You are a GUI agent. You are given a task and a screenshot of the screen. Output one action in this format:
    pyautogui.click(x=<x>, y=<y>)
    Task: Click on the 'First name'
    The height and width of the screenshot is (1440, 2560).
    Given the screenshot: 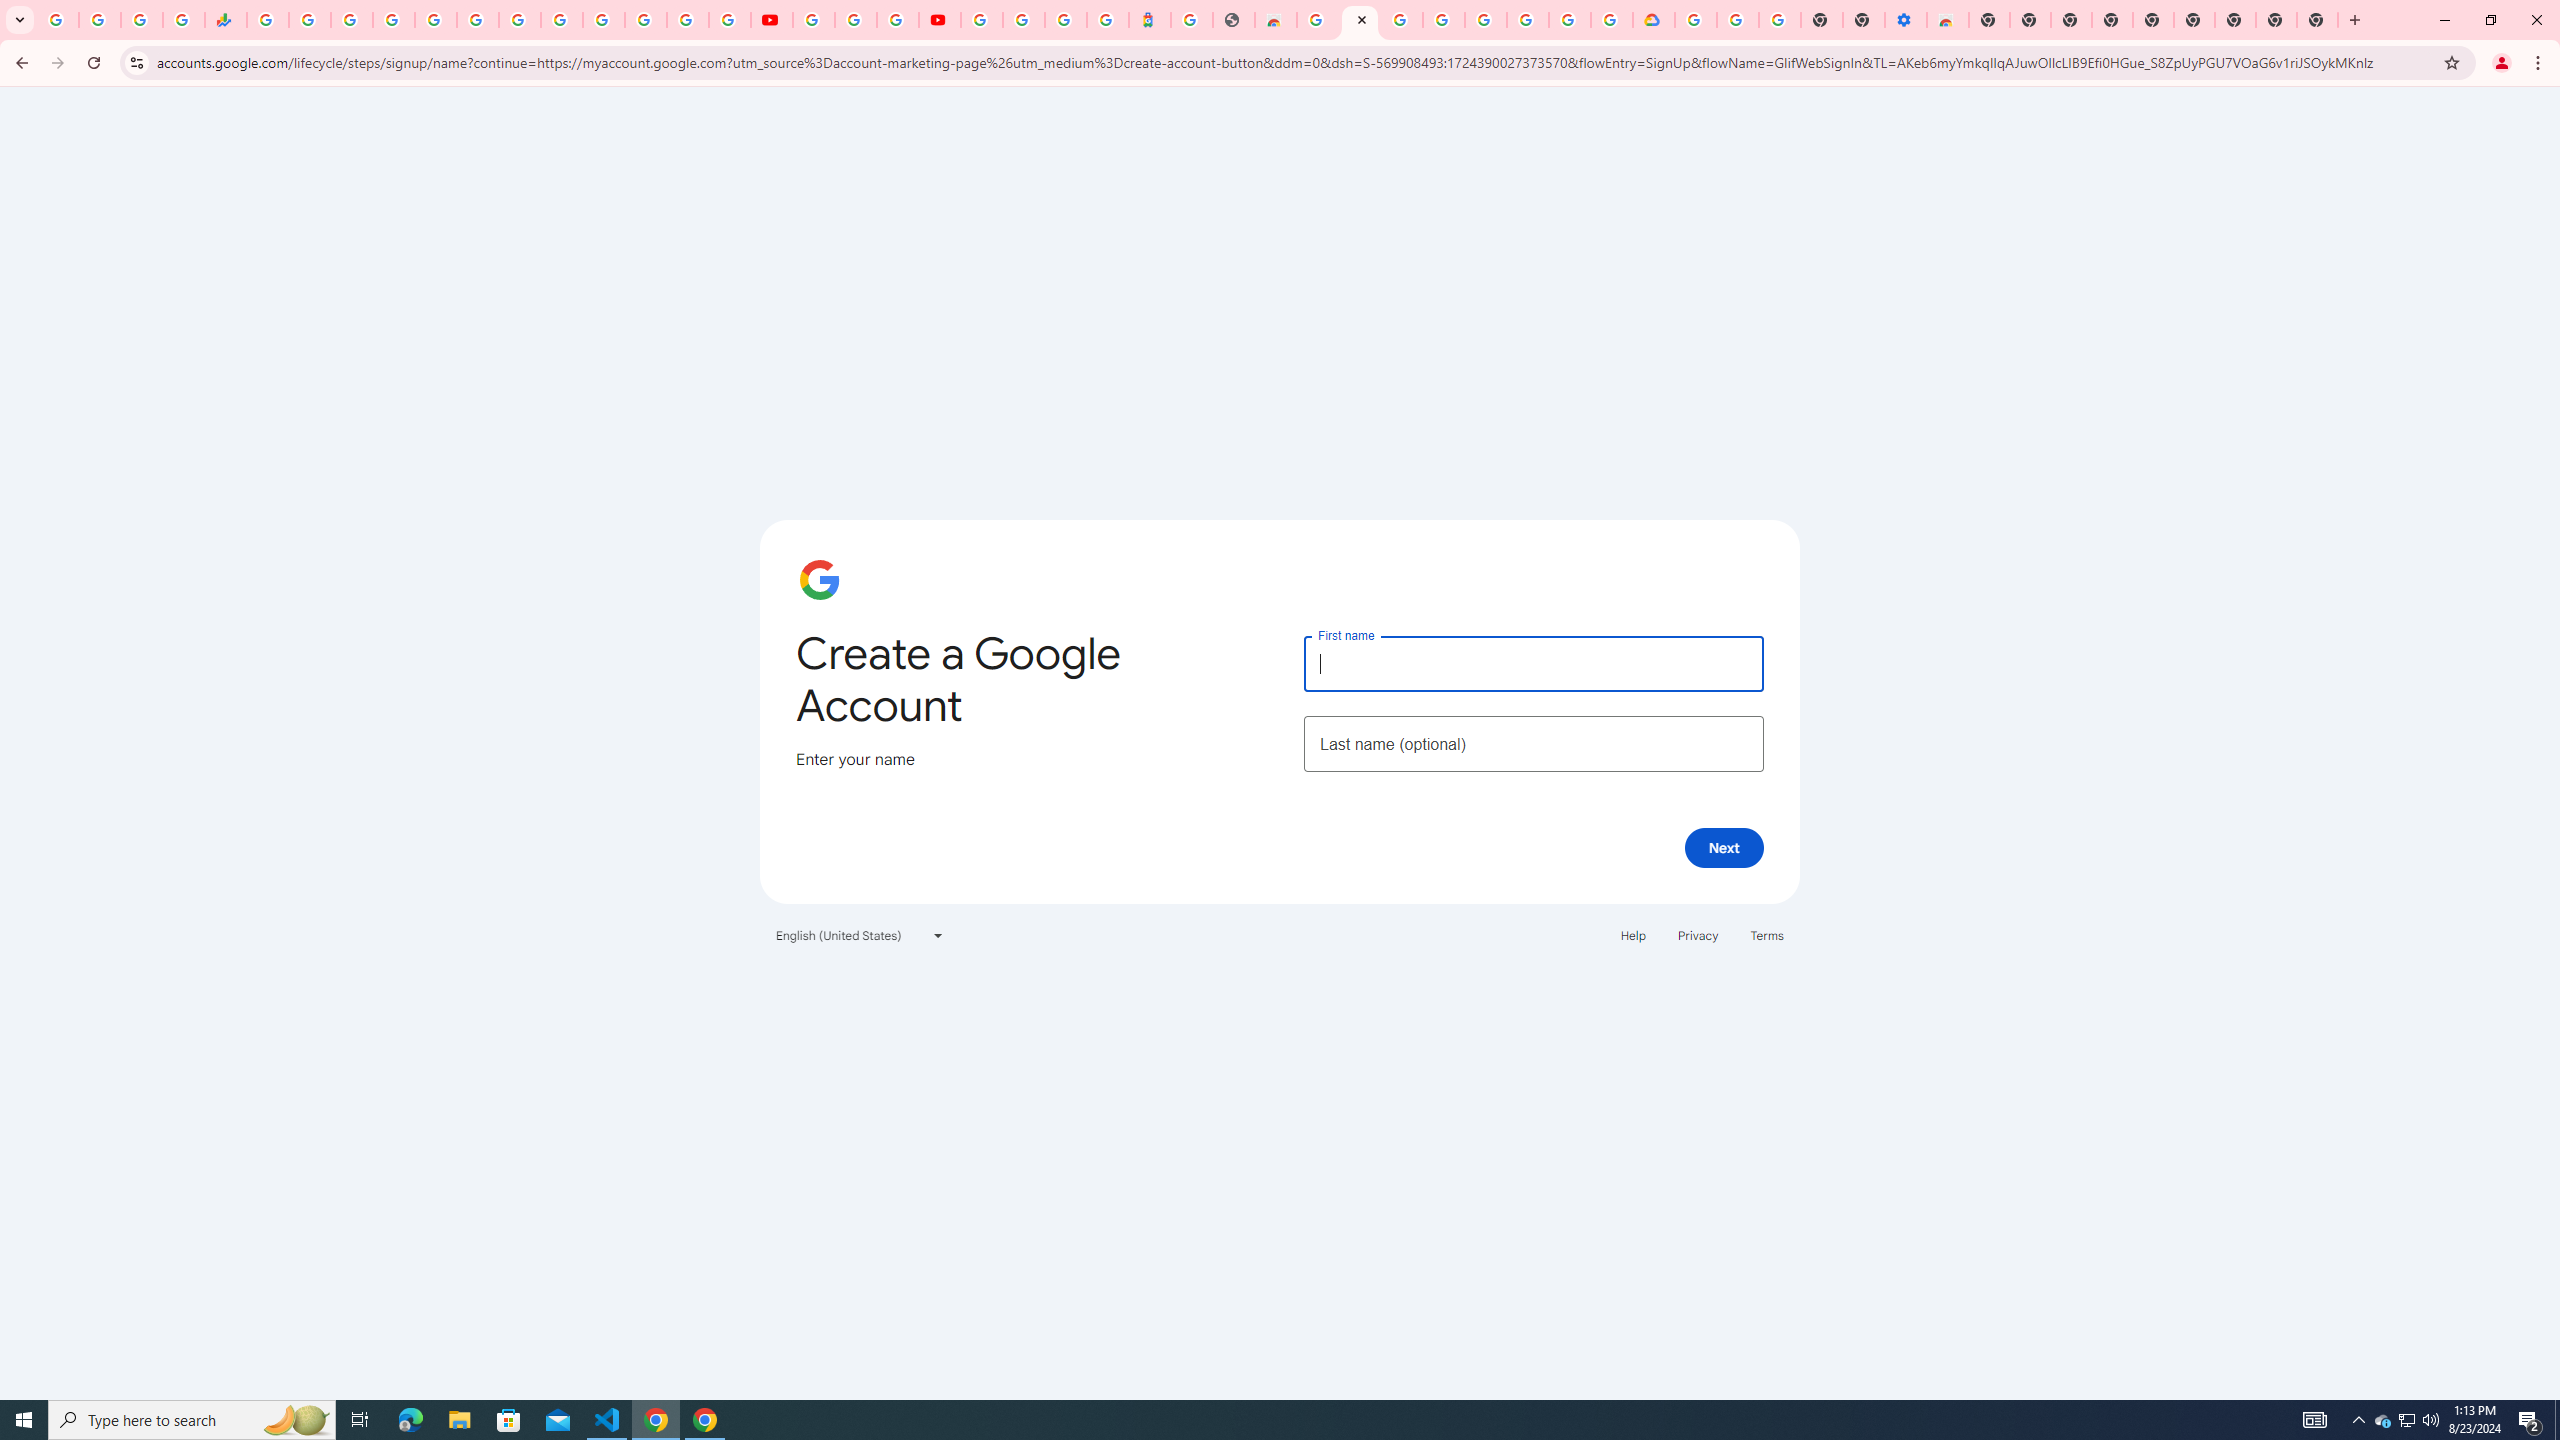 What is the action you would take?
    pyautogui.click(x=1532, y=662)
    